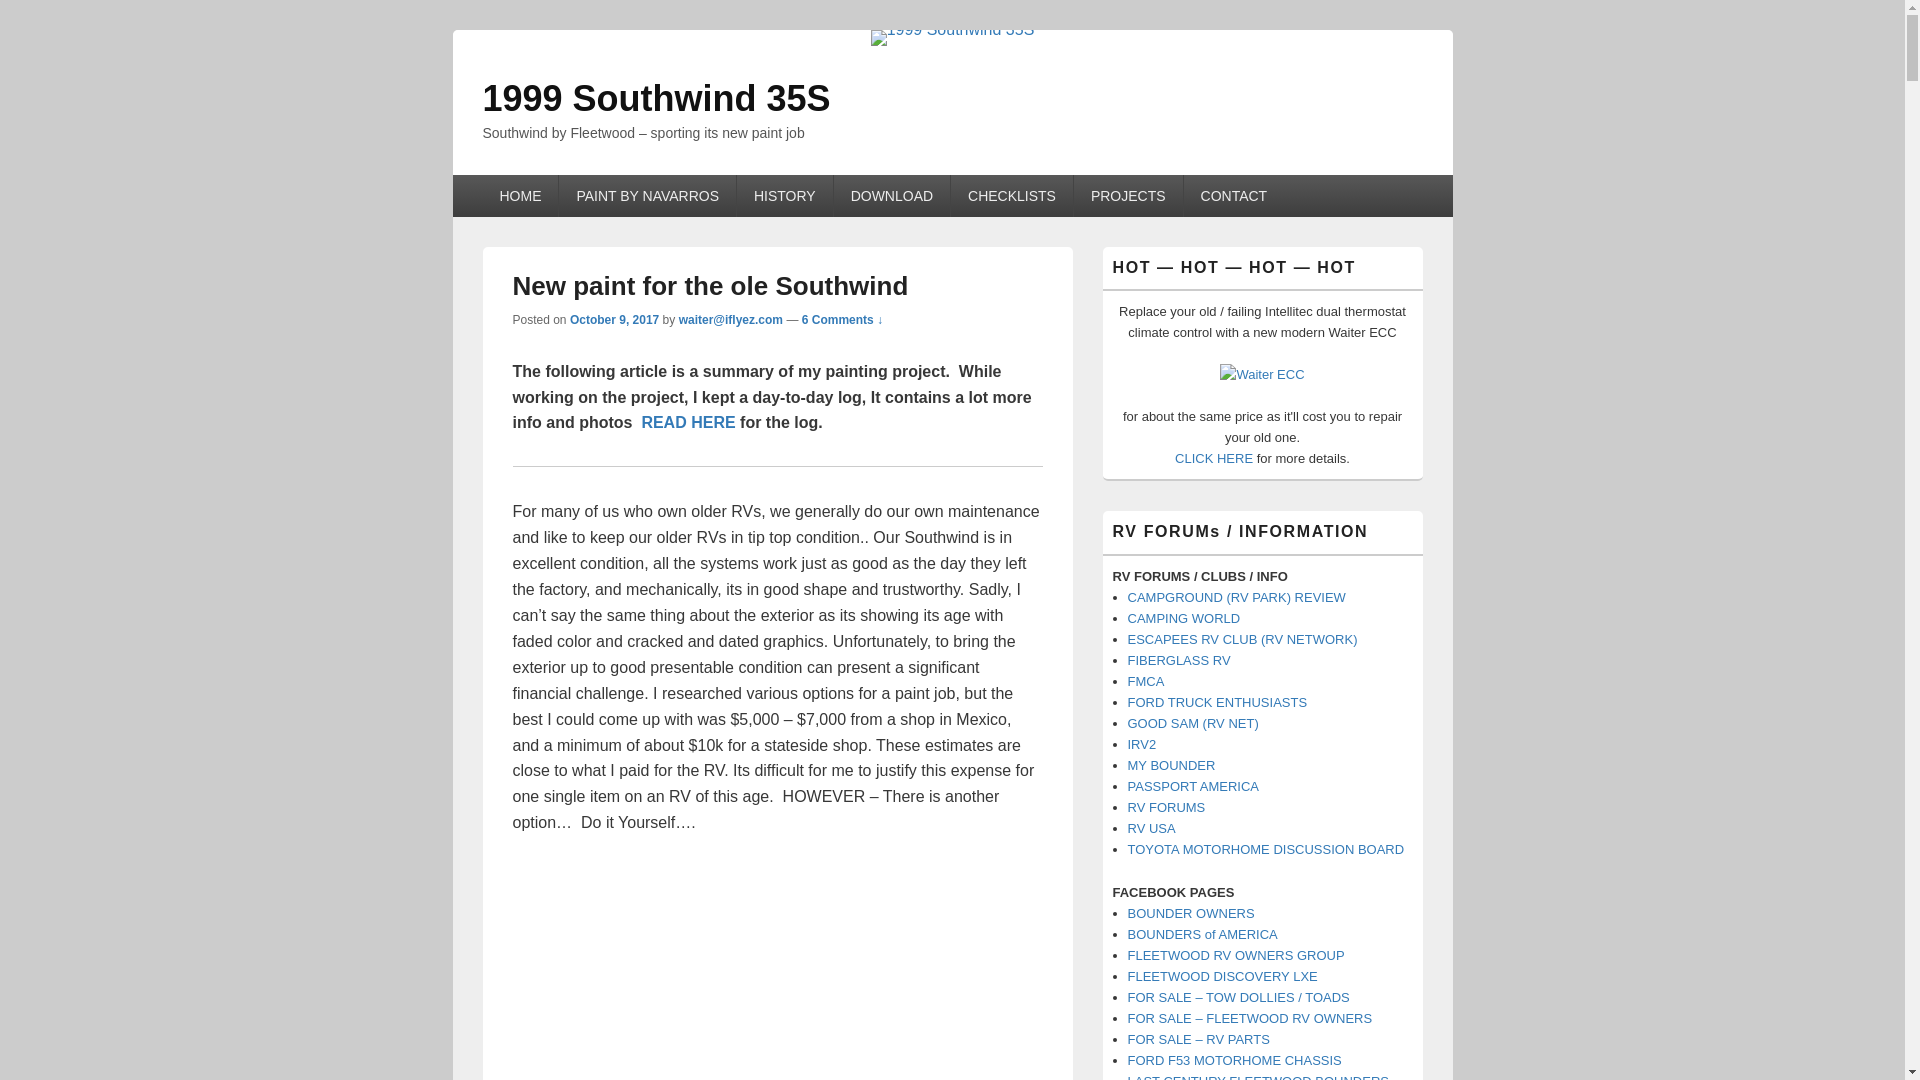 Image resolution: width=1920 pixels, height=1080 pixels. What do you see at coordinates (1217, 701) in the screenshot?
I see `'FORD TRUCK ENTHUSIASTS'` at bounding box center [1217, 701].